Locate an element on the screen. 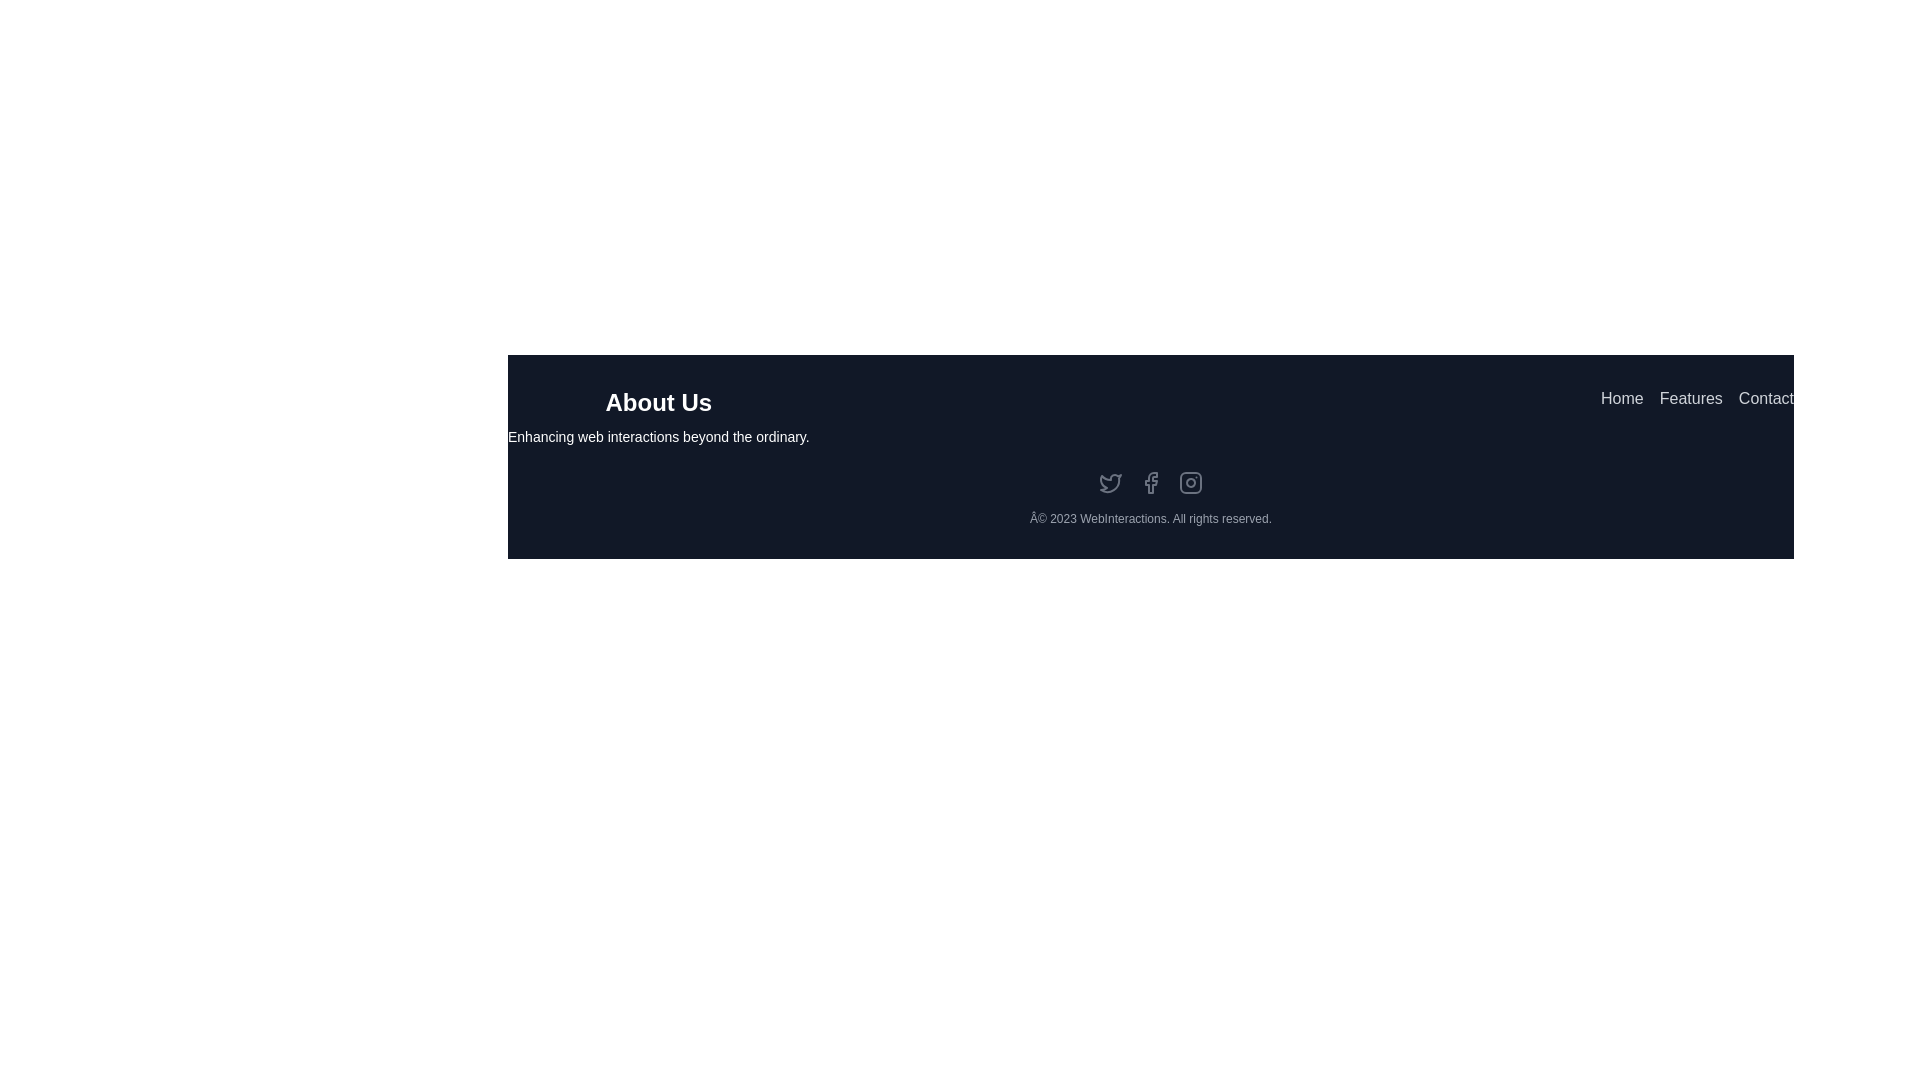 The width and height of the screenshot is (1920, 1080). text component that reads 'Enhancing web interactions beyond the ordinary.' located below the 'About Us' title, for reading purposes is located at coordinates (658, 435).